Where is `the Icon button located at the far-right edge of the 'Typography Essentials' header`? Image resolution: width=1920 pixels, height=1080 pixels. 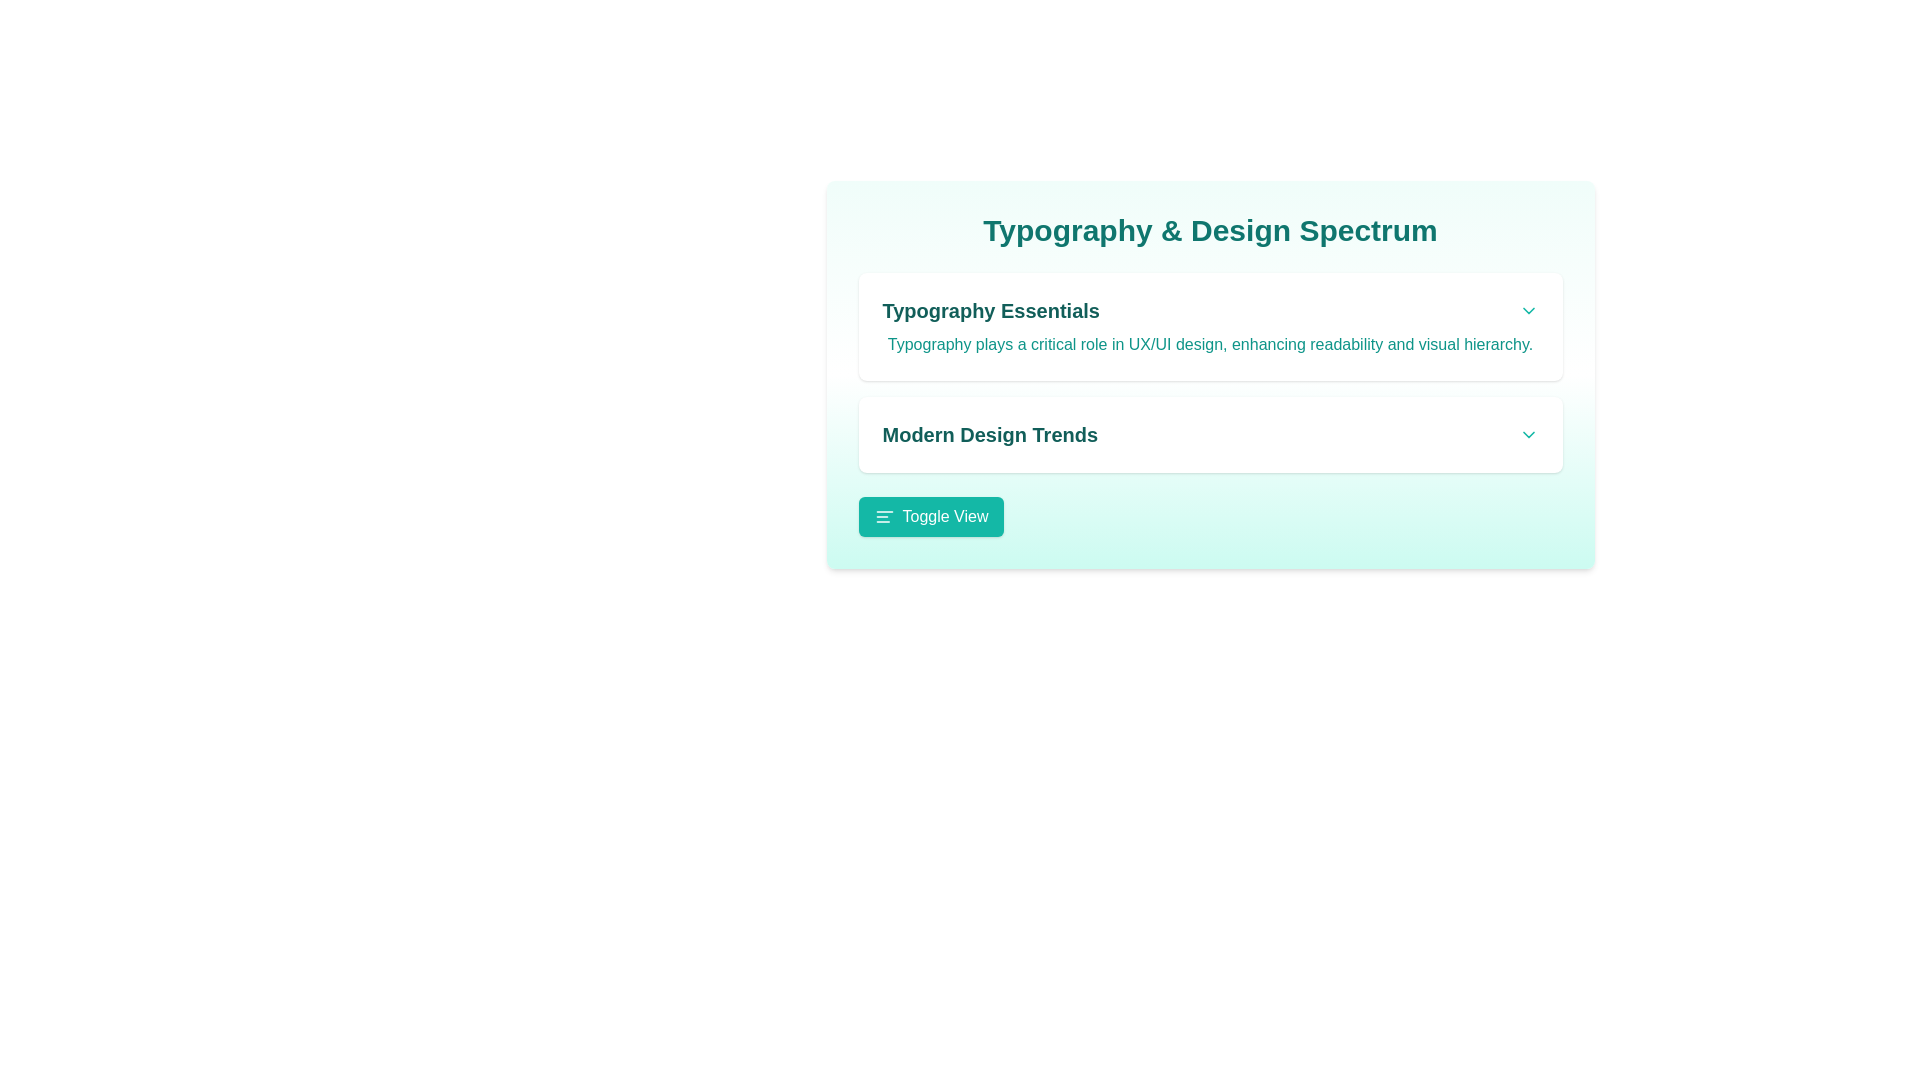
the Icon button located at the far-right edge of the 'Typography Essentials' header is located at coordinates (1527, 311).